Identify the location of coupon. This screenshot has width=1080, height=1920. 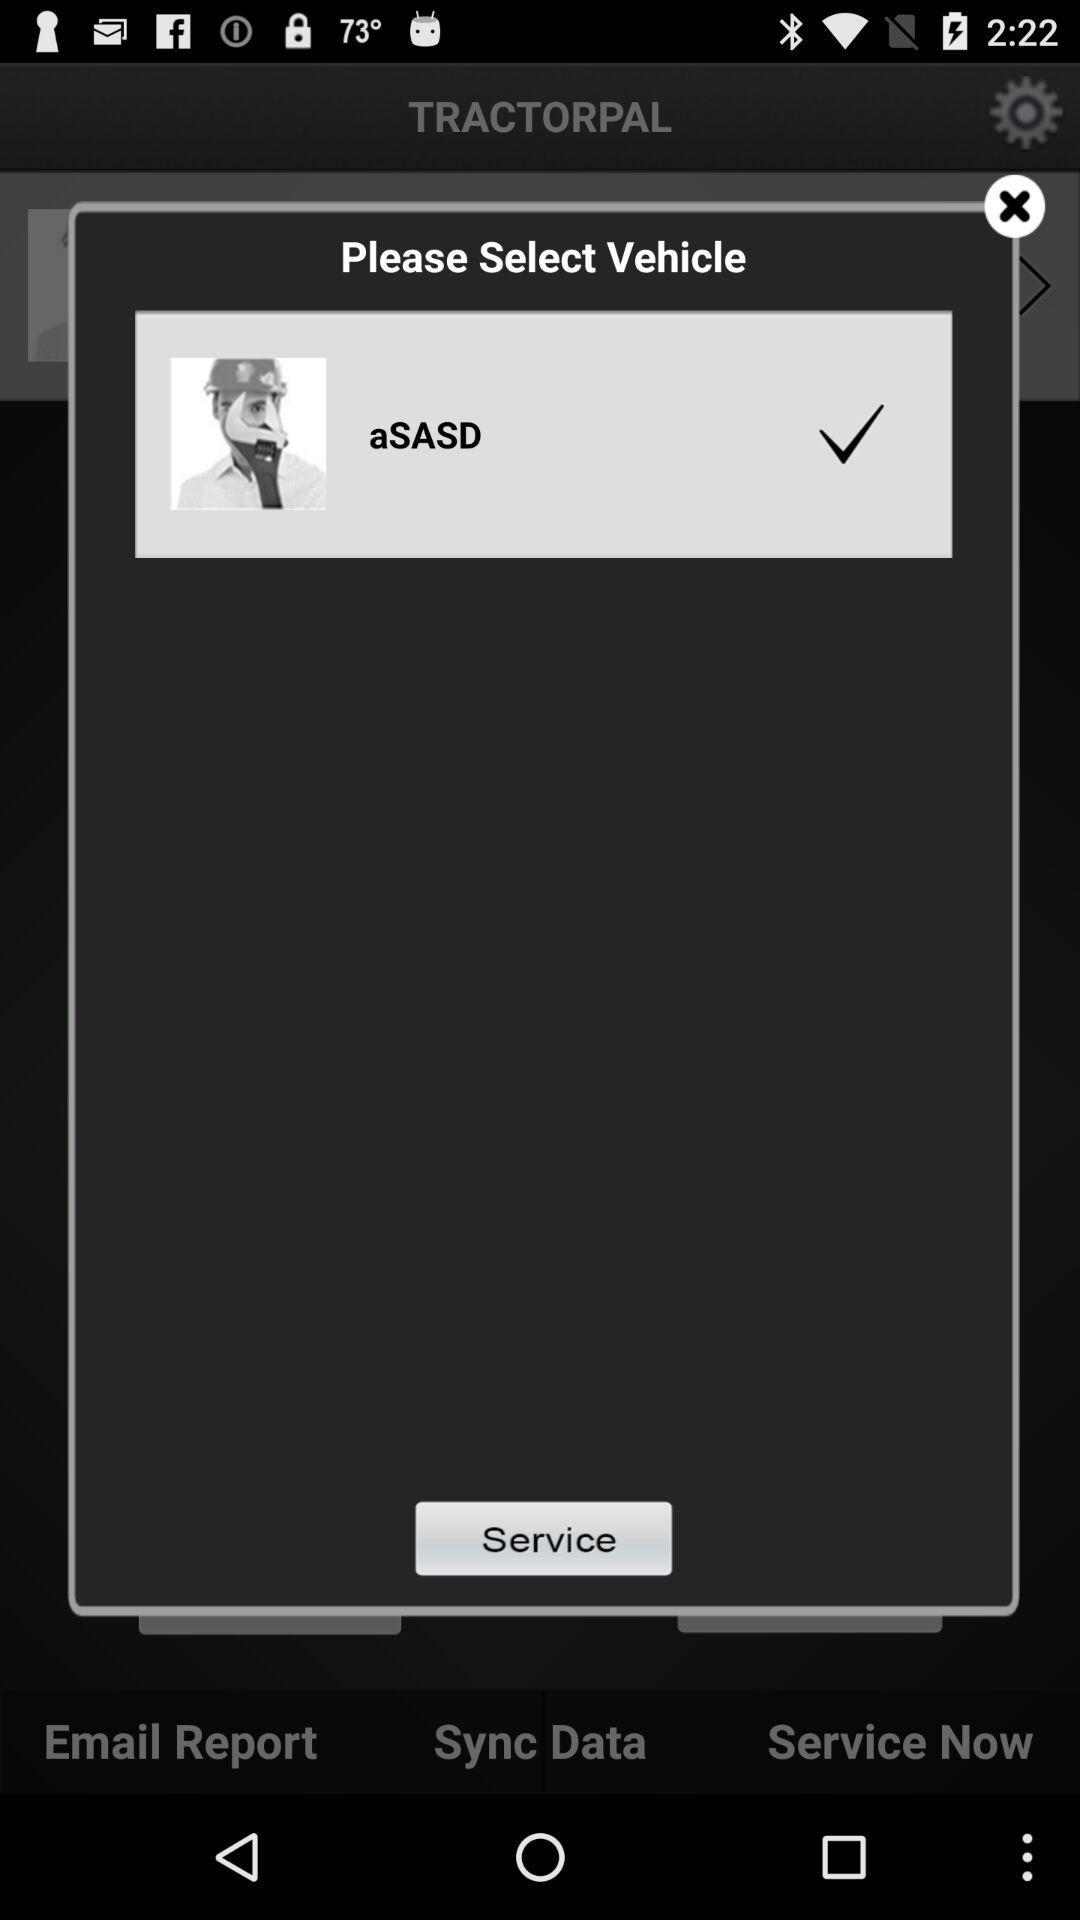
(1014, 206).